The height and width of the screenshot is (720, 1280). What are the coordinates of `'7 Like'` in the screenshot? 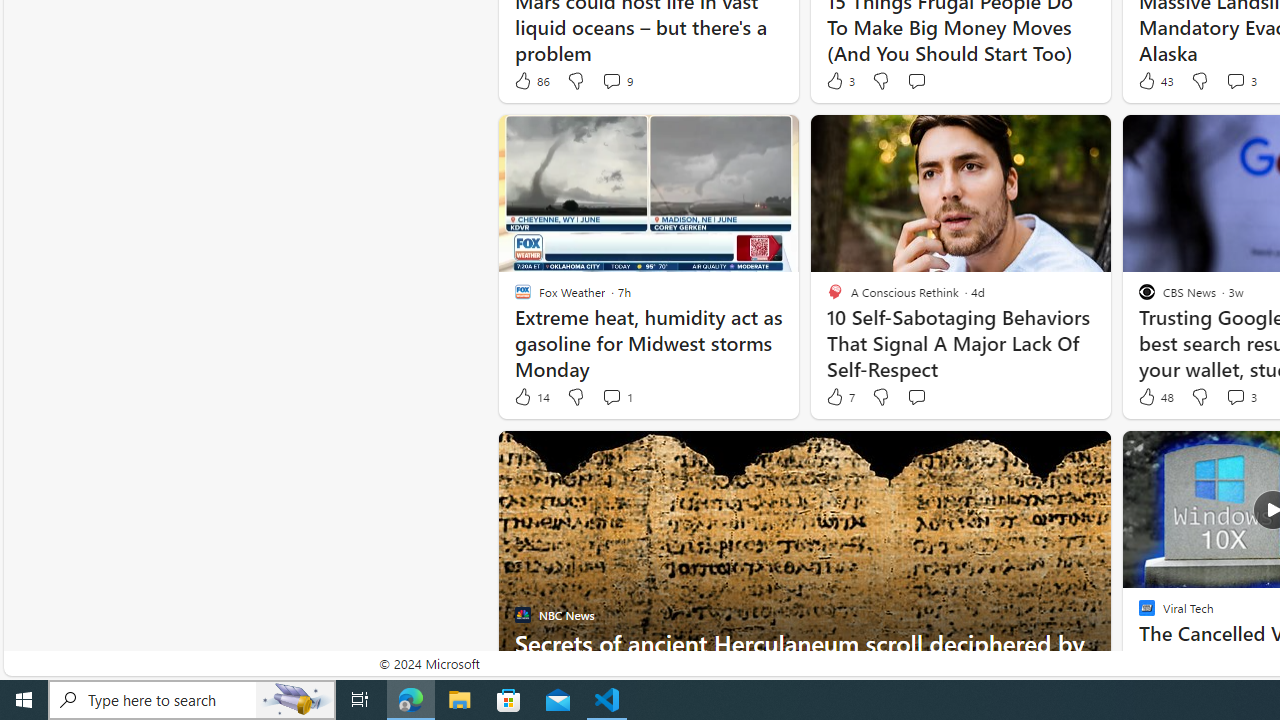 It's located at (839, 397).